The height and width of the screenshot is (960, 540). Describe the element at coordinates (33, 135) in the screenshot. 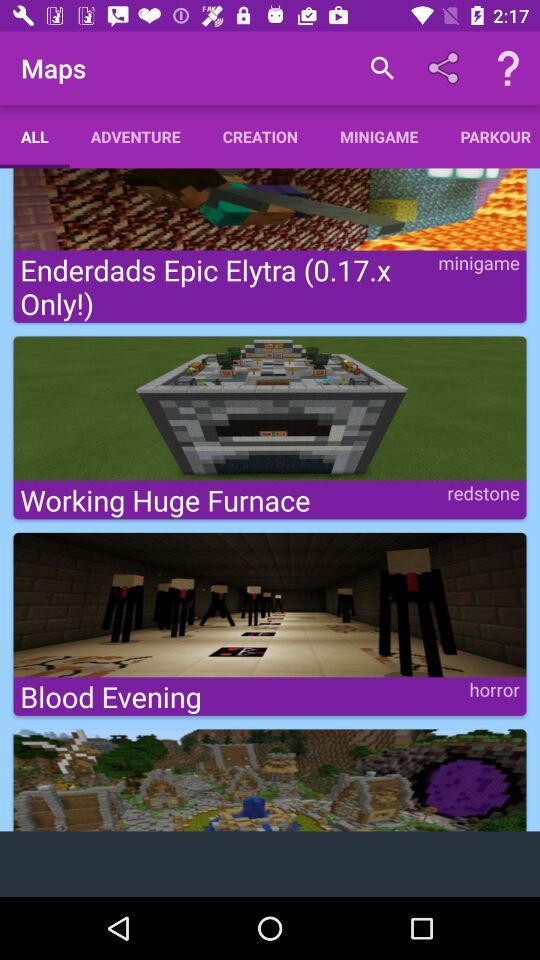

I see `icon below maps item` at that location.